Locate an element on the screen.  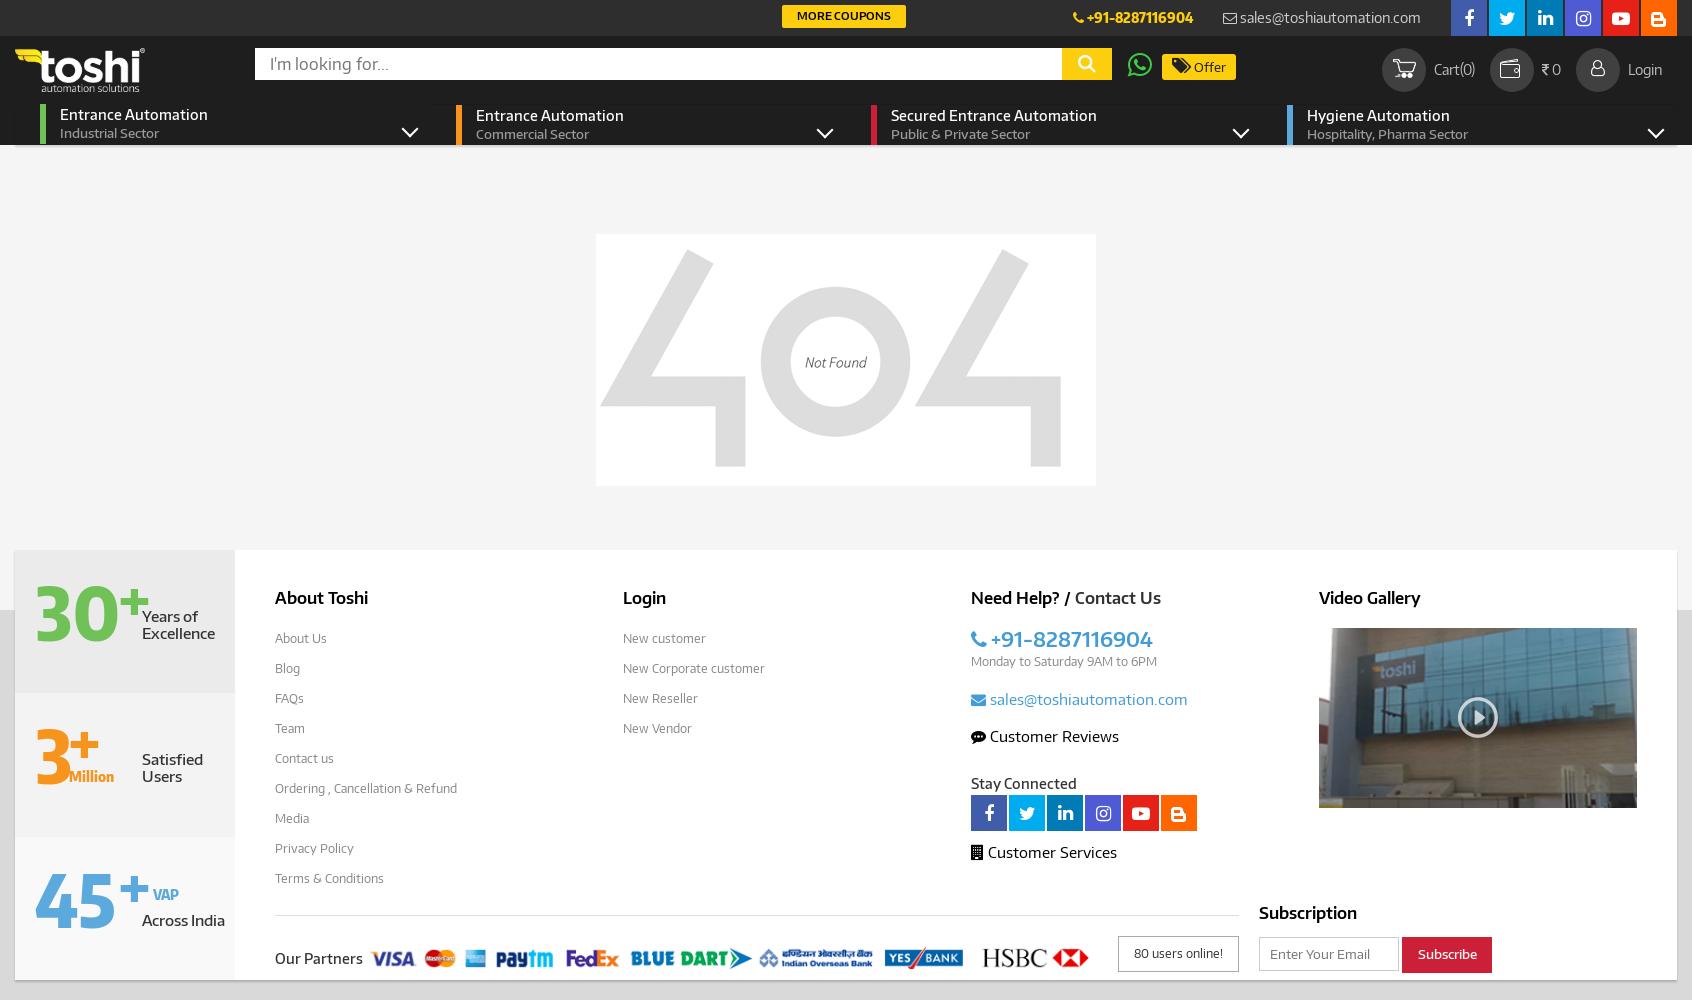
'Hygiene Automation' is located at coordinates (1377, 114).